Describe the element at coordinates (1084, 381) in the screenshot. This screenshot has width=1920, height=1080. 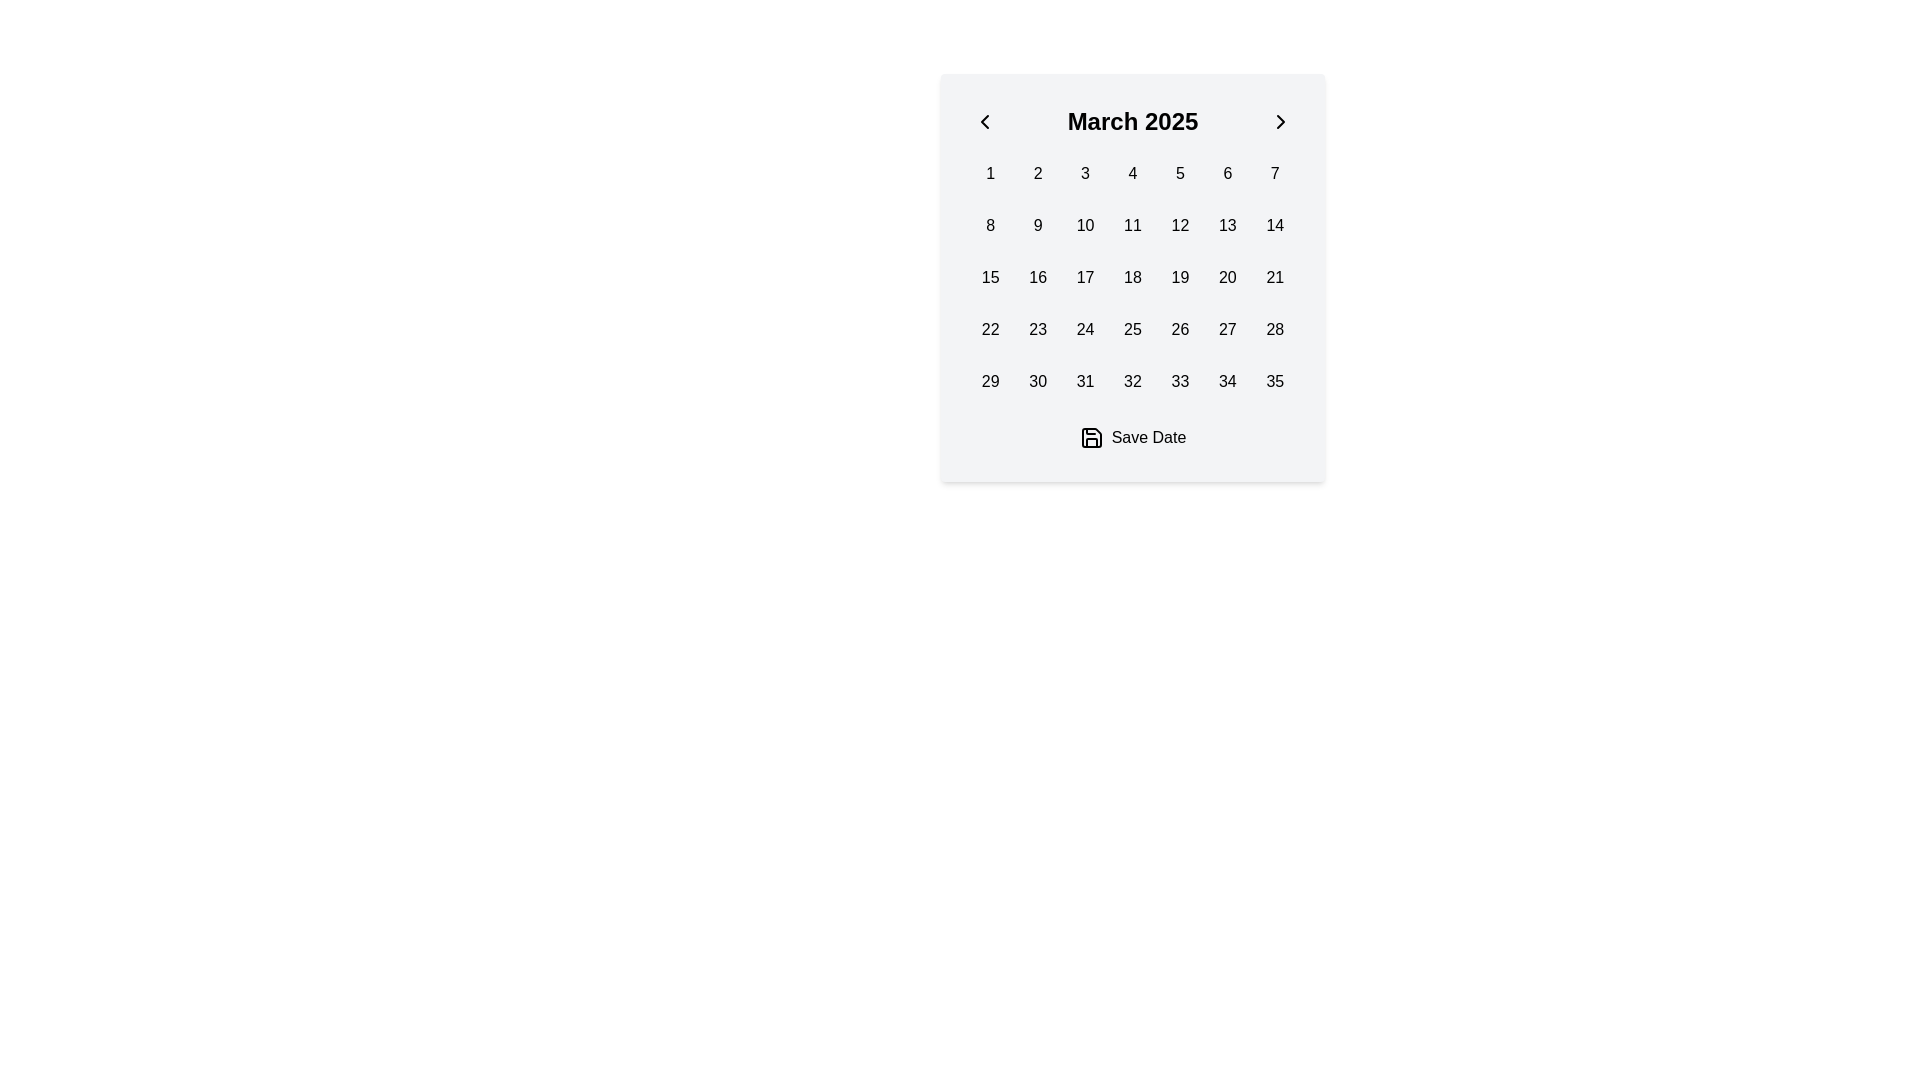
I see `the button-like grid item representing the number '31' in the calendar` at that location.